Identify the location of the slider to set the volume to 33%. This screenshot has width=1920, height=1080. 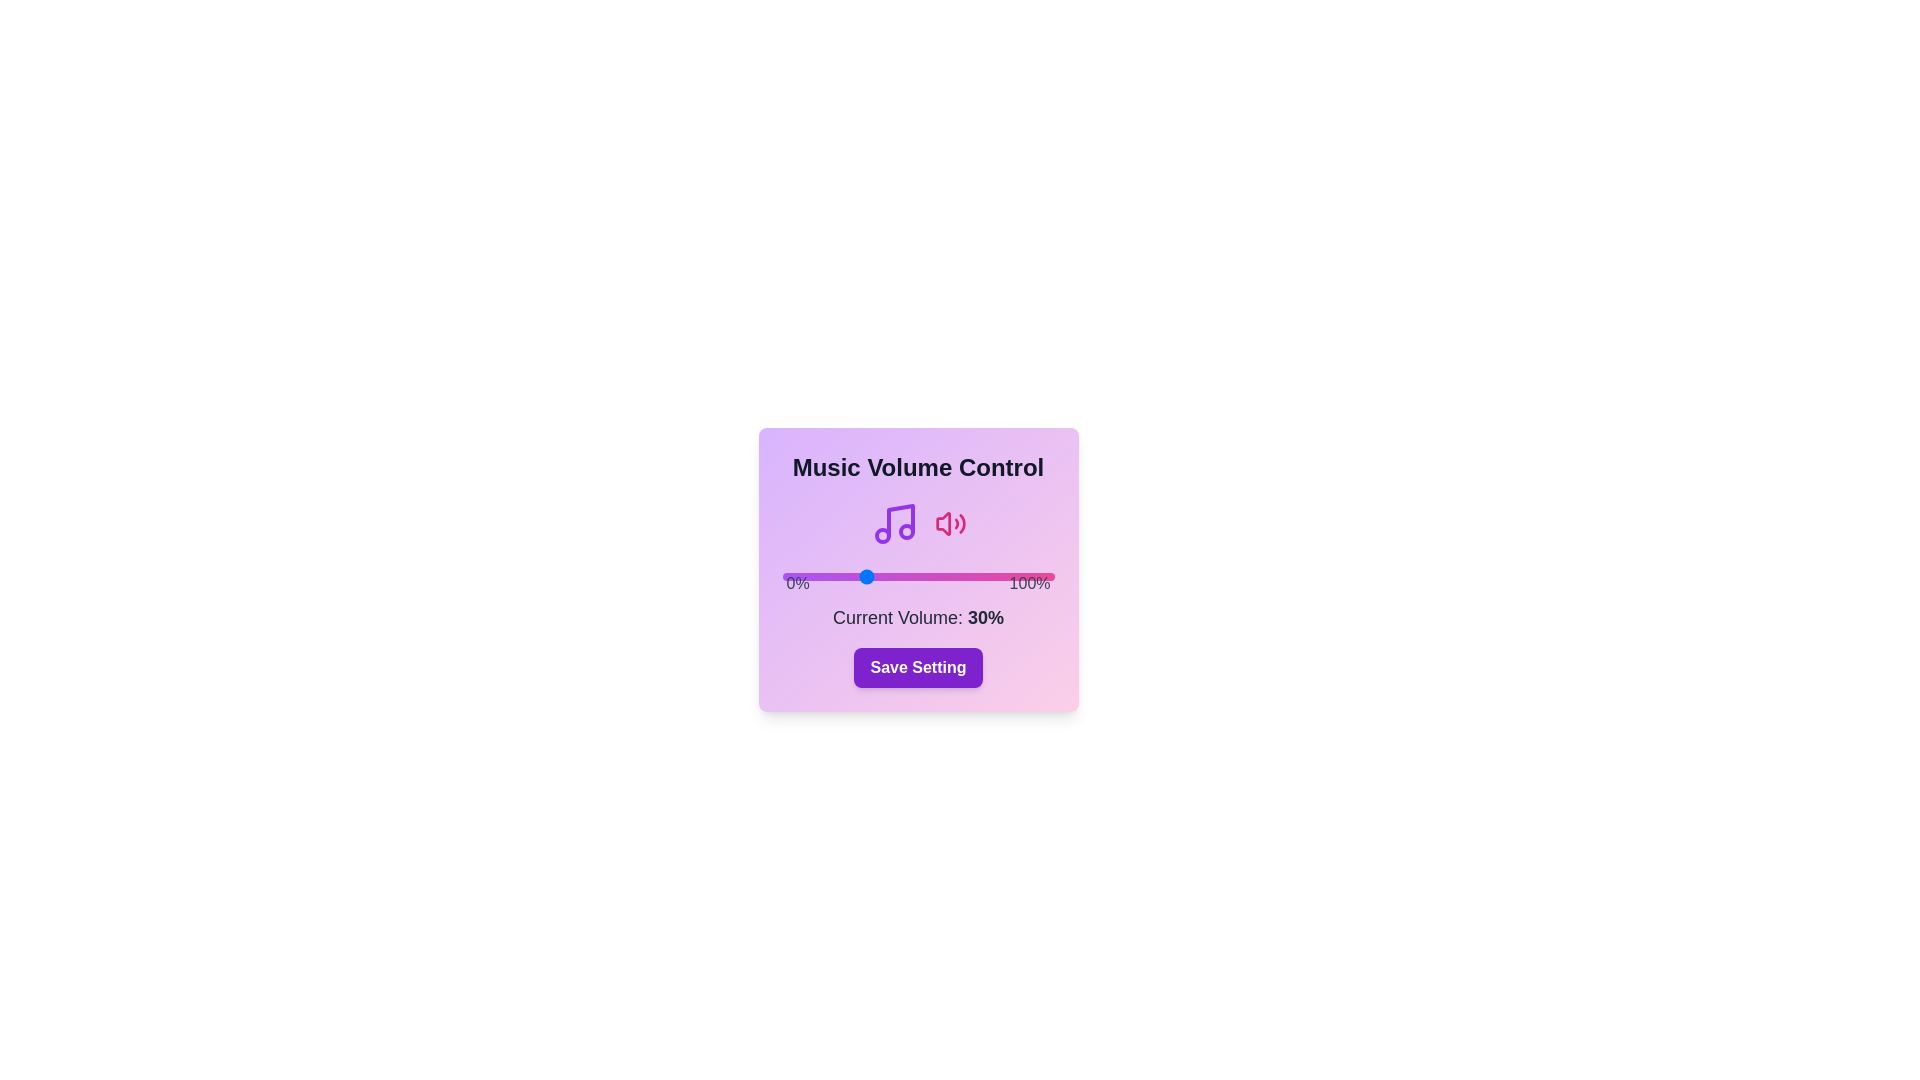
(872, 577).